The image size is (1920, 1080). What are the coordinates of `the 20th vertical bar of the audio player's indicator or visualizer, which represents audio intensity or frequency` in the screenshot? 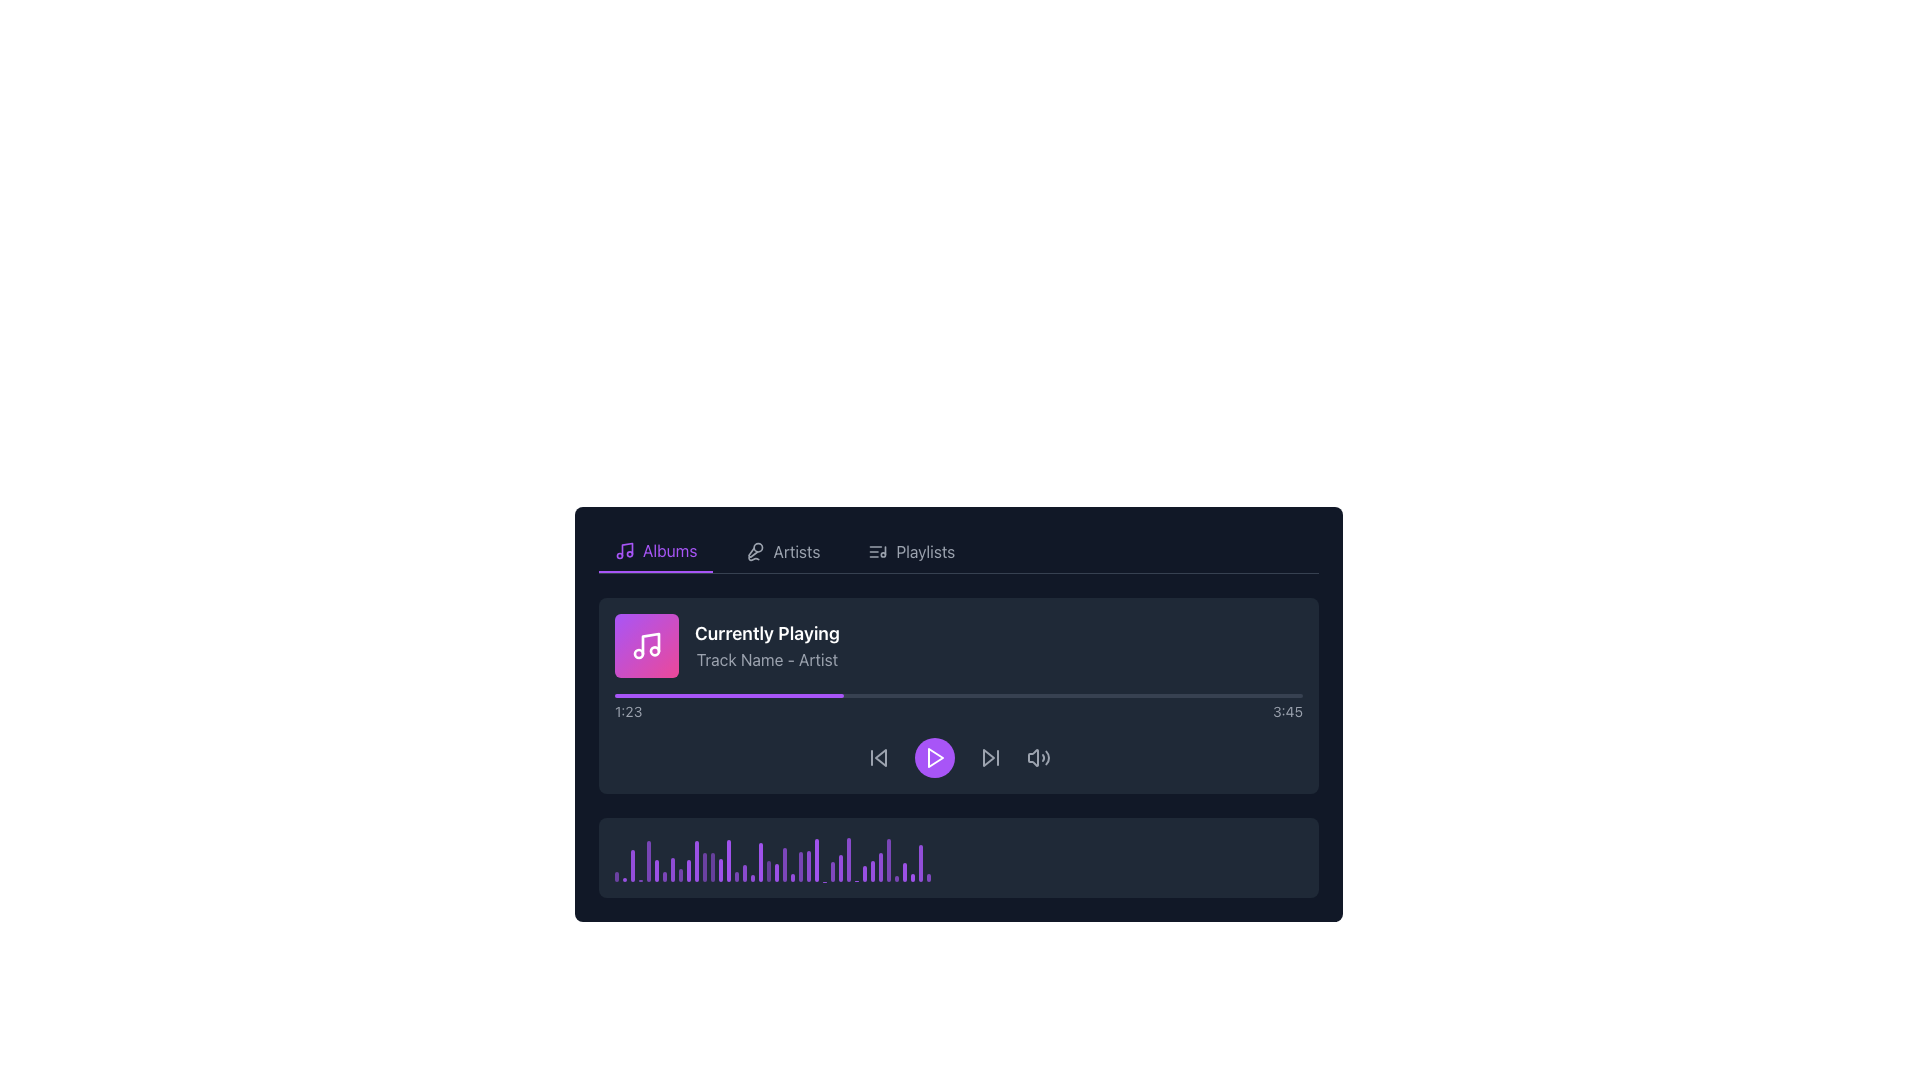 It's located at (767, 870).